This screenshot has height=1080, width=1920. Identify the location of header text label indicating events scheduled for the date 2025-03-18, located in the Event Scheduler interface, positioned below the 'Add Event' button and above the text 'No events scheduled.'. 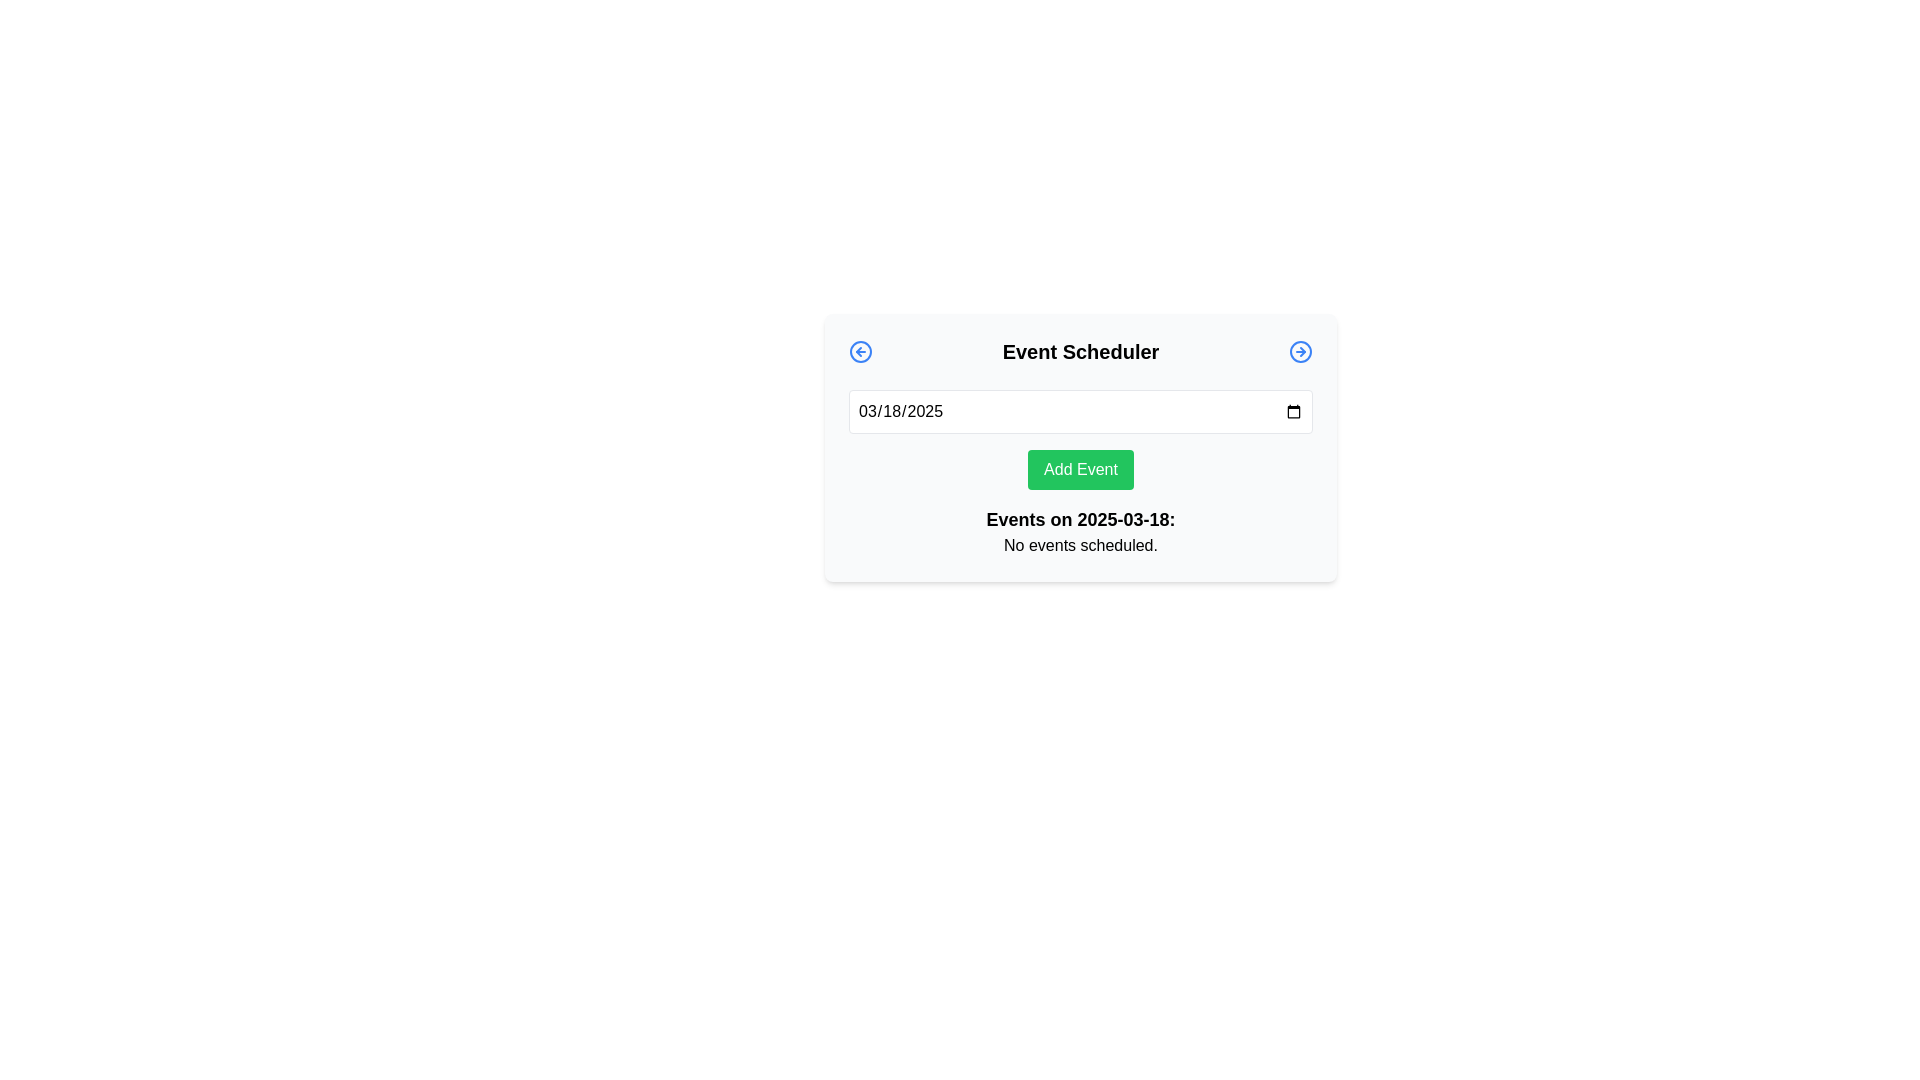
(1079, 519).